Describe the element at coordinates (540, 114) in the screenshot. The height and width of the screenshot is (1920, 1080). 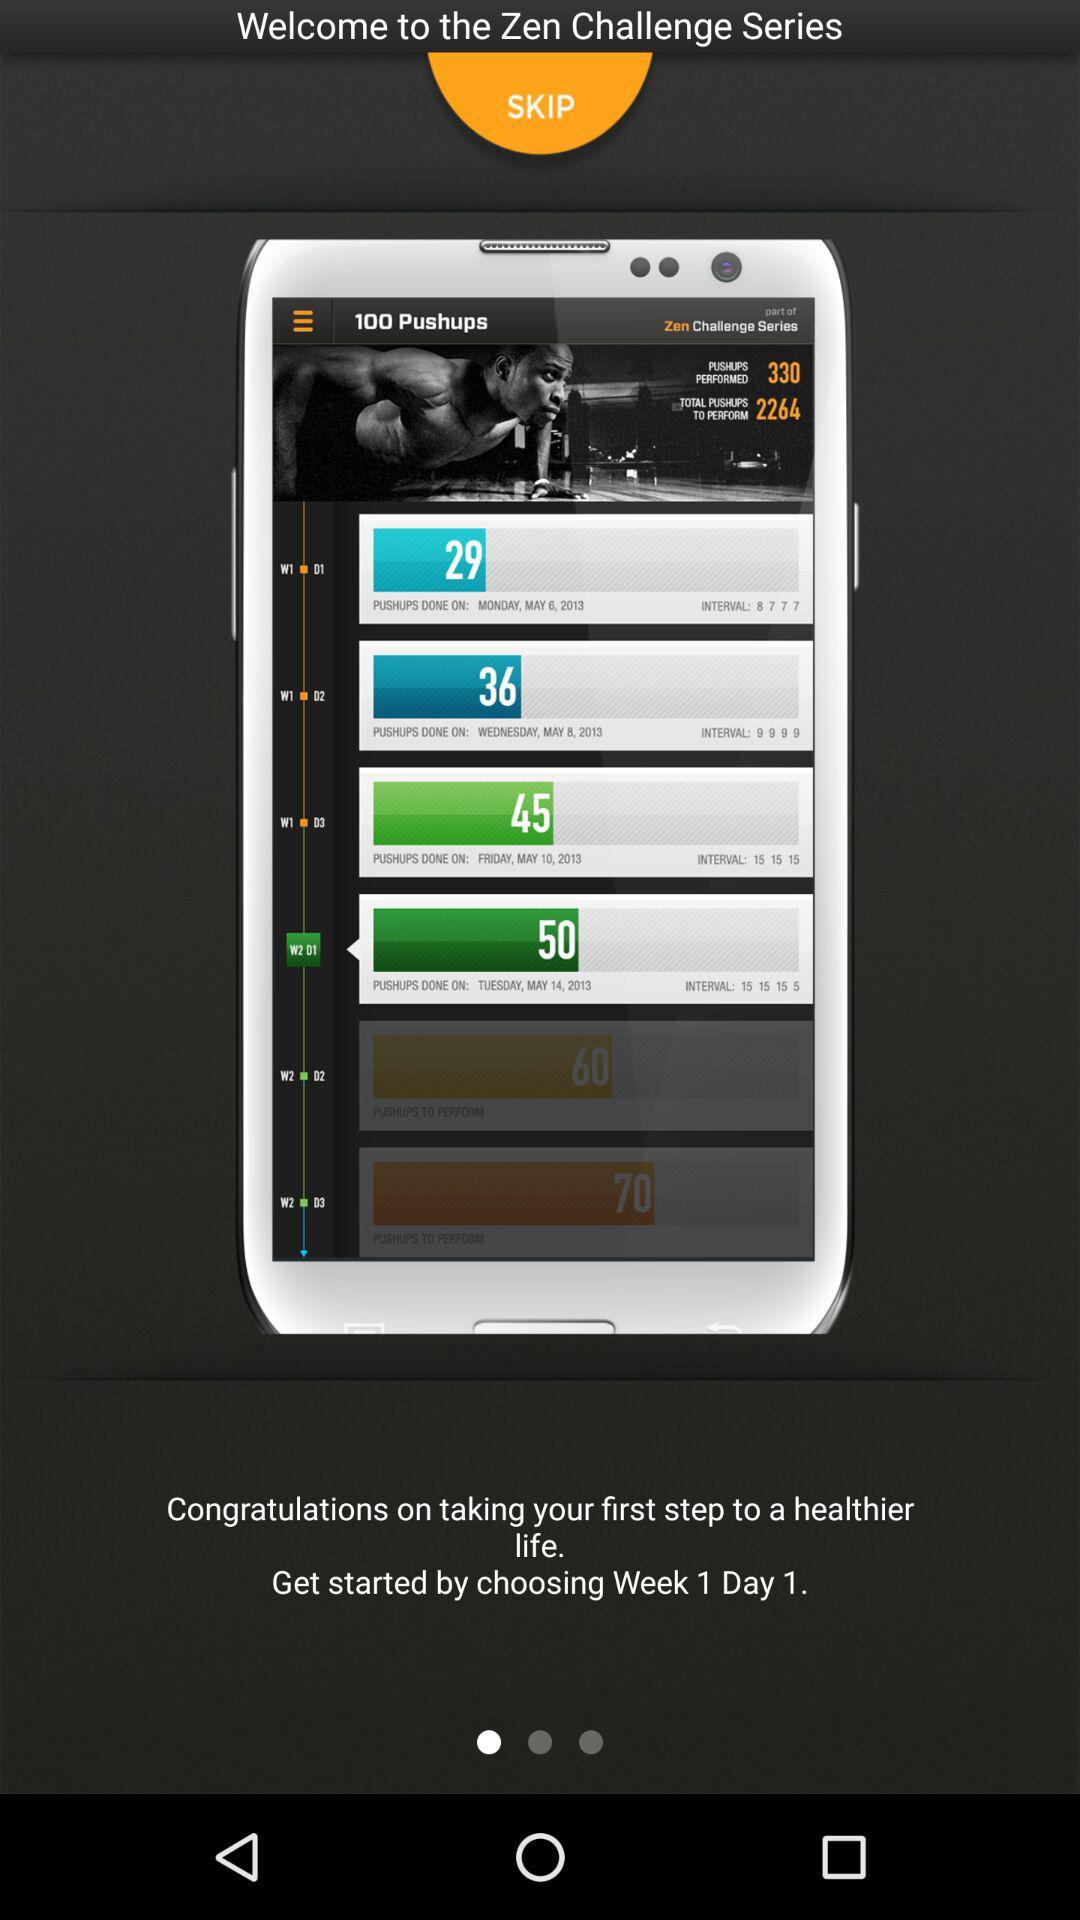
I see `skip button` at that location.